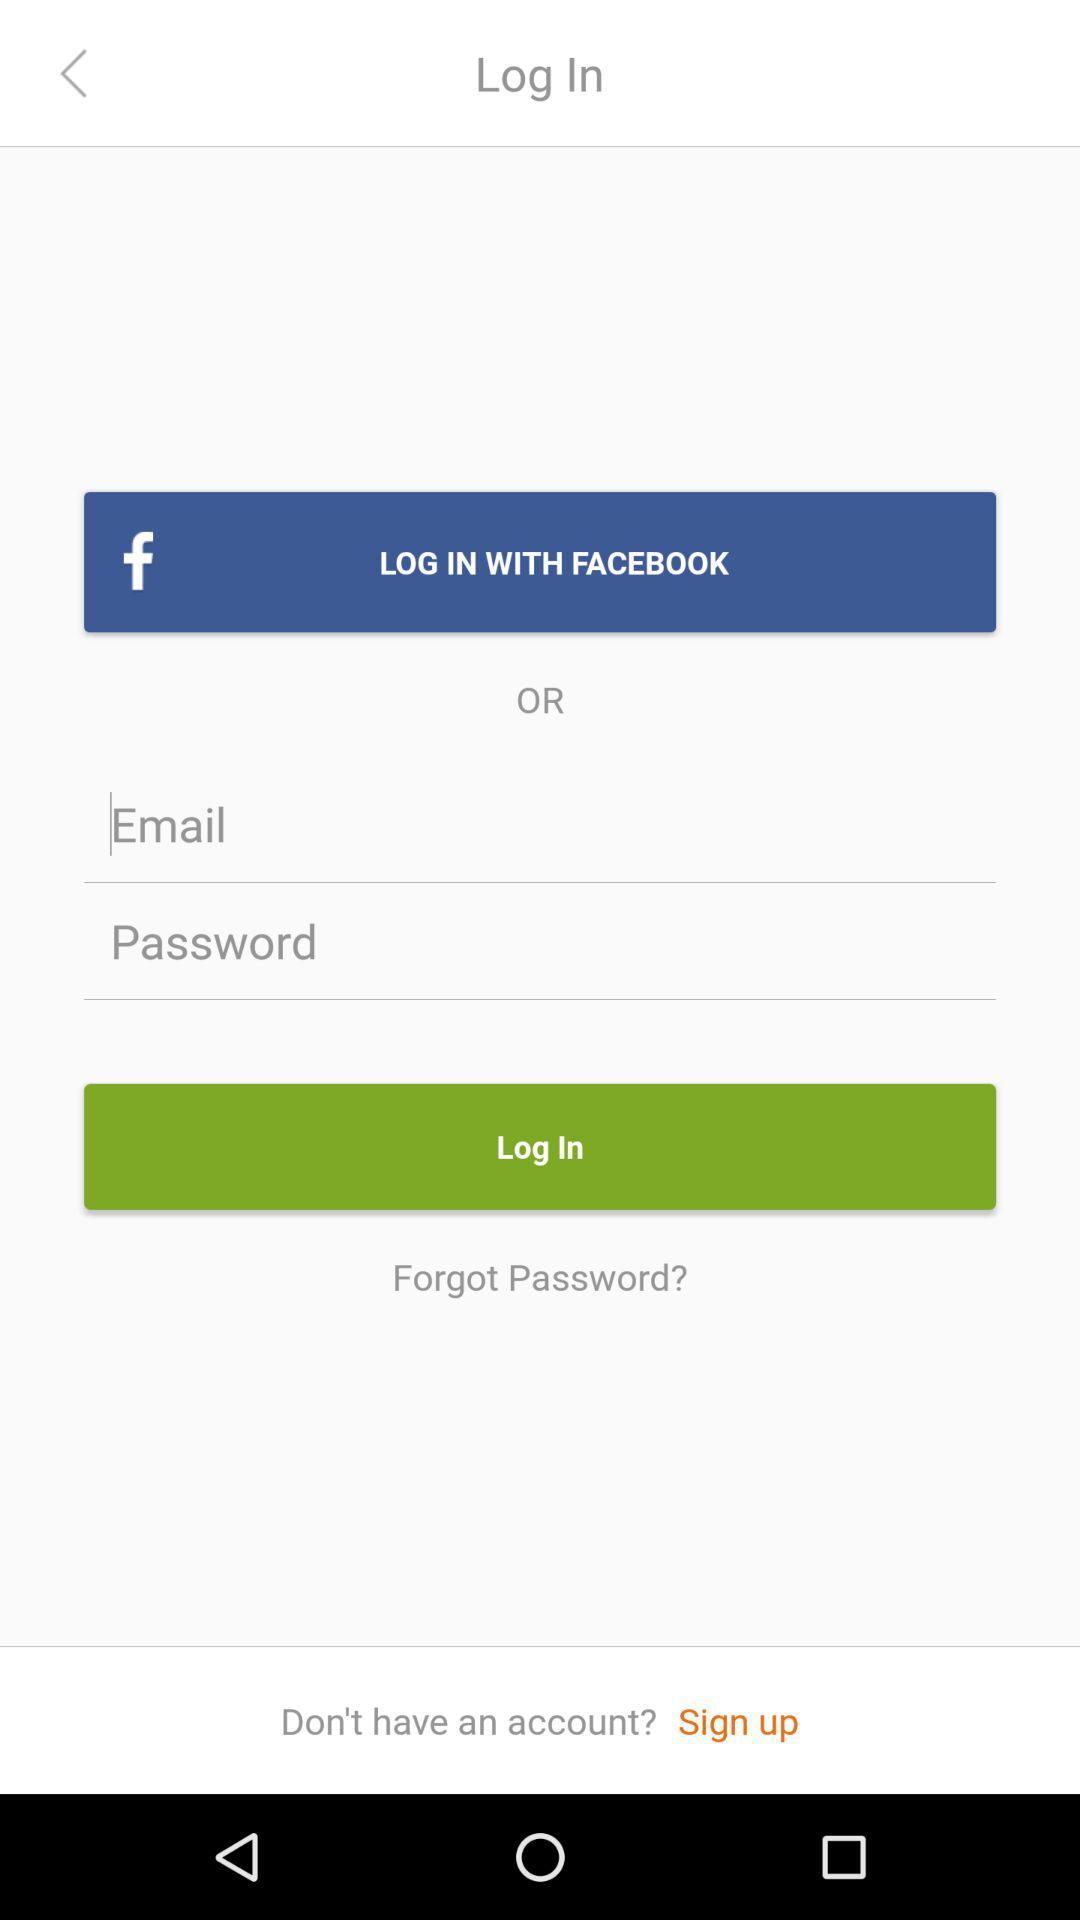 Image resolution: width=1080 pixels, height=1920 pixels. I want to click on go back, so click(72, 73).